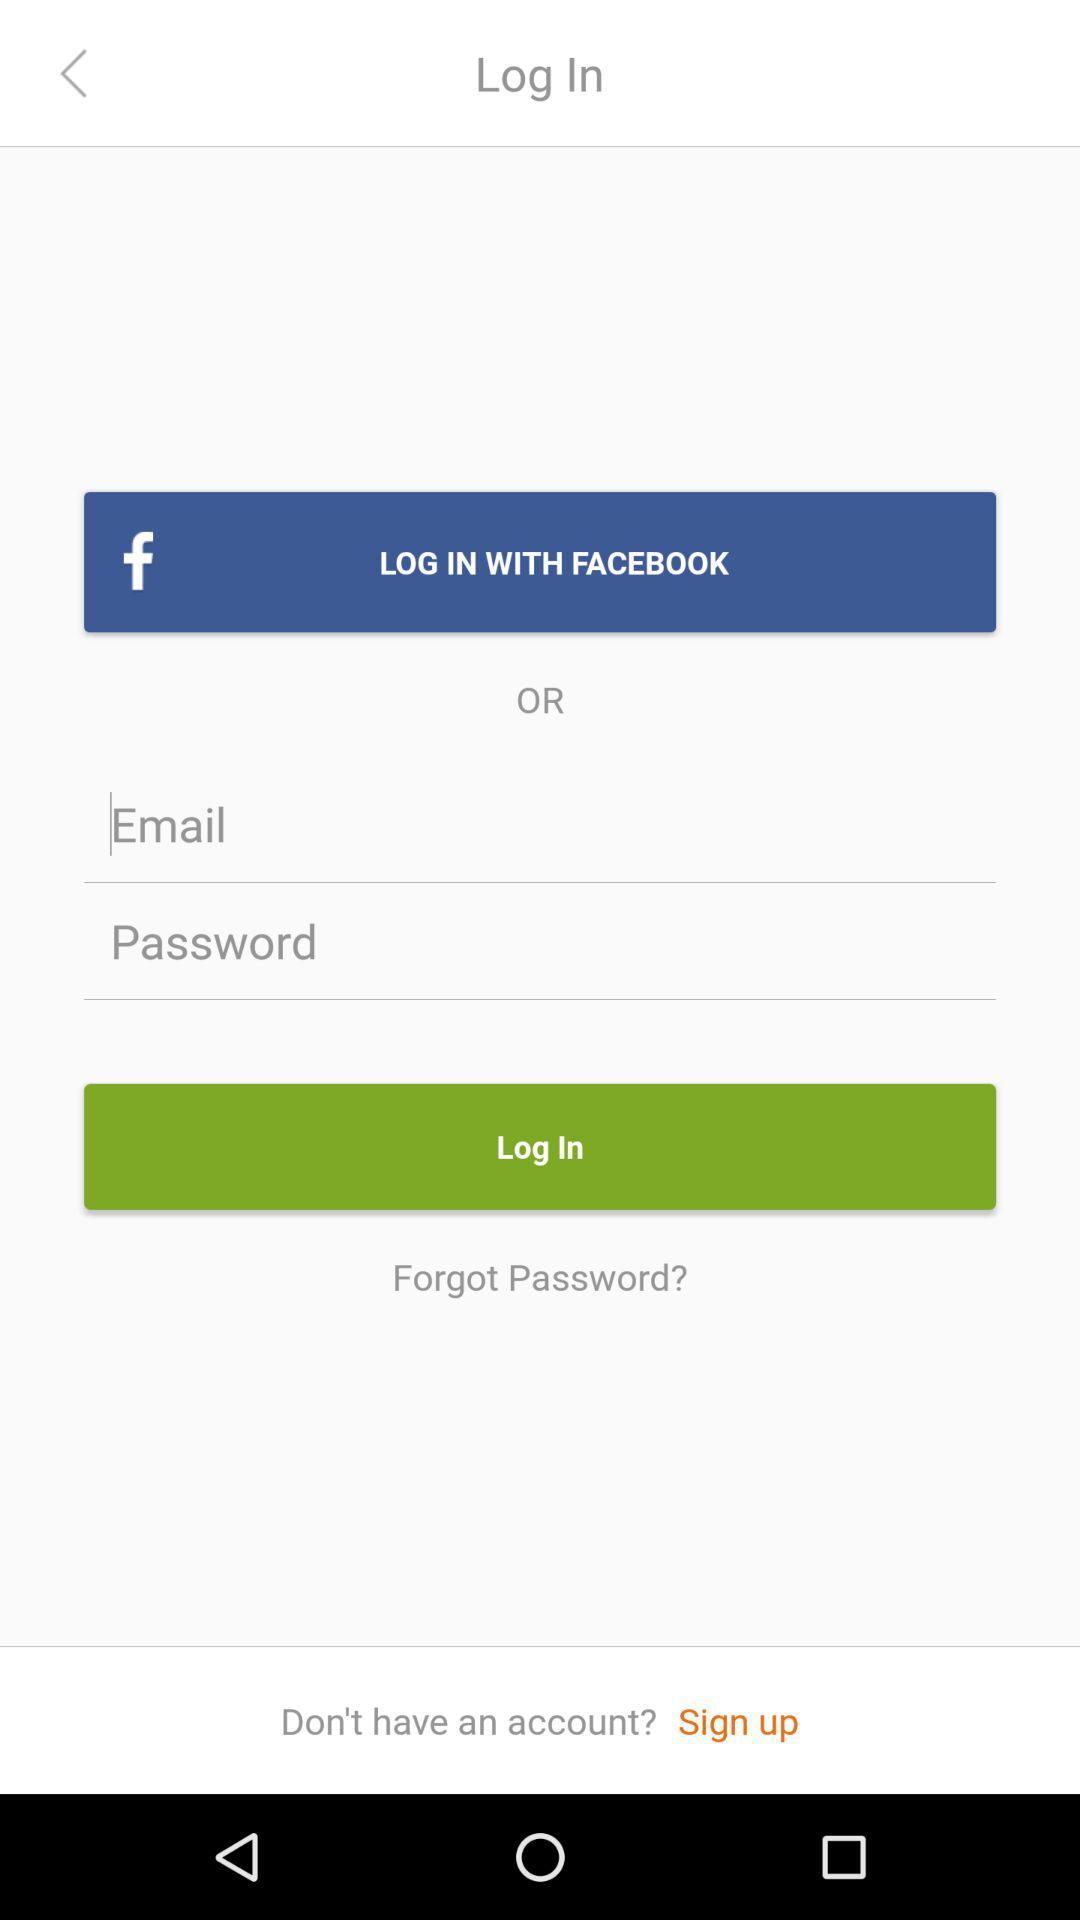 Image resolution: width=1080 pixels, height=1920 pixels. I want to click on go back, so click(72, 73).